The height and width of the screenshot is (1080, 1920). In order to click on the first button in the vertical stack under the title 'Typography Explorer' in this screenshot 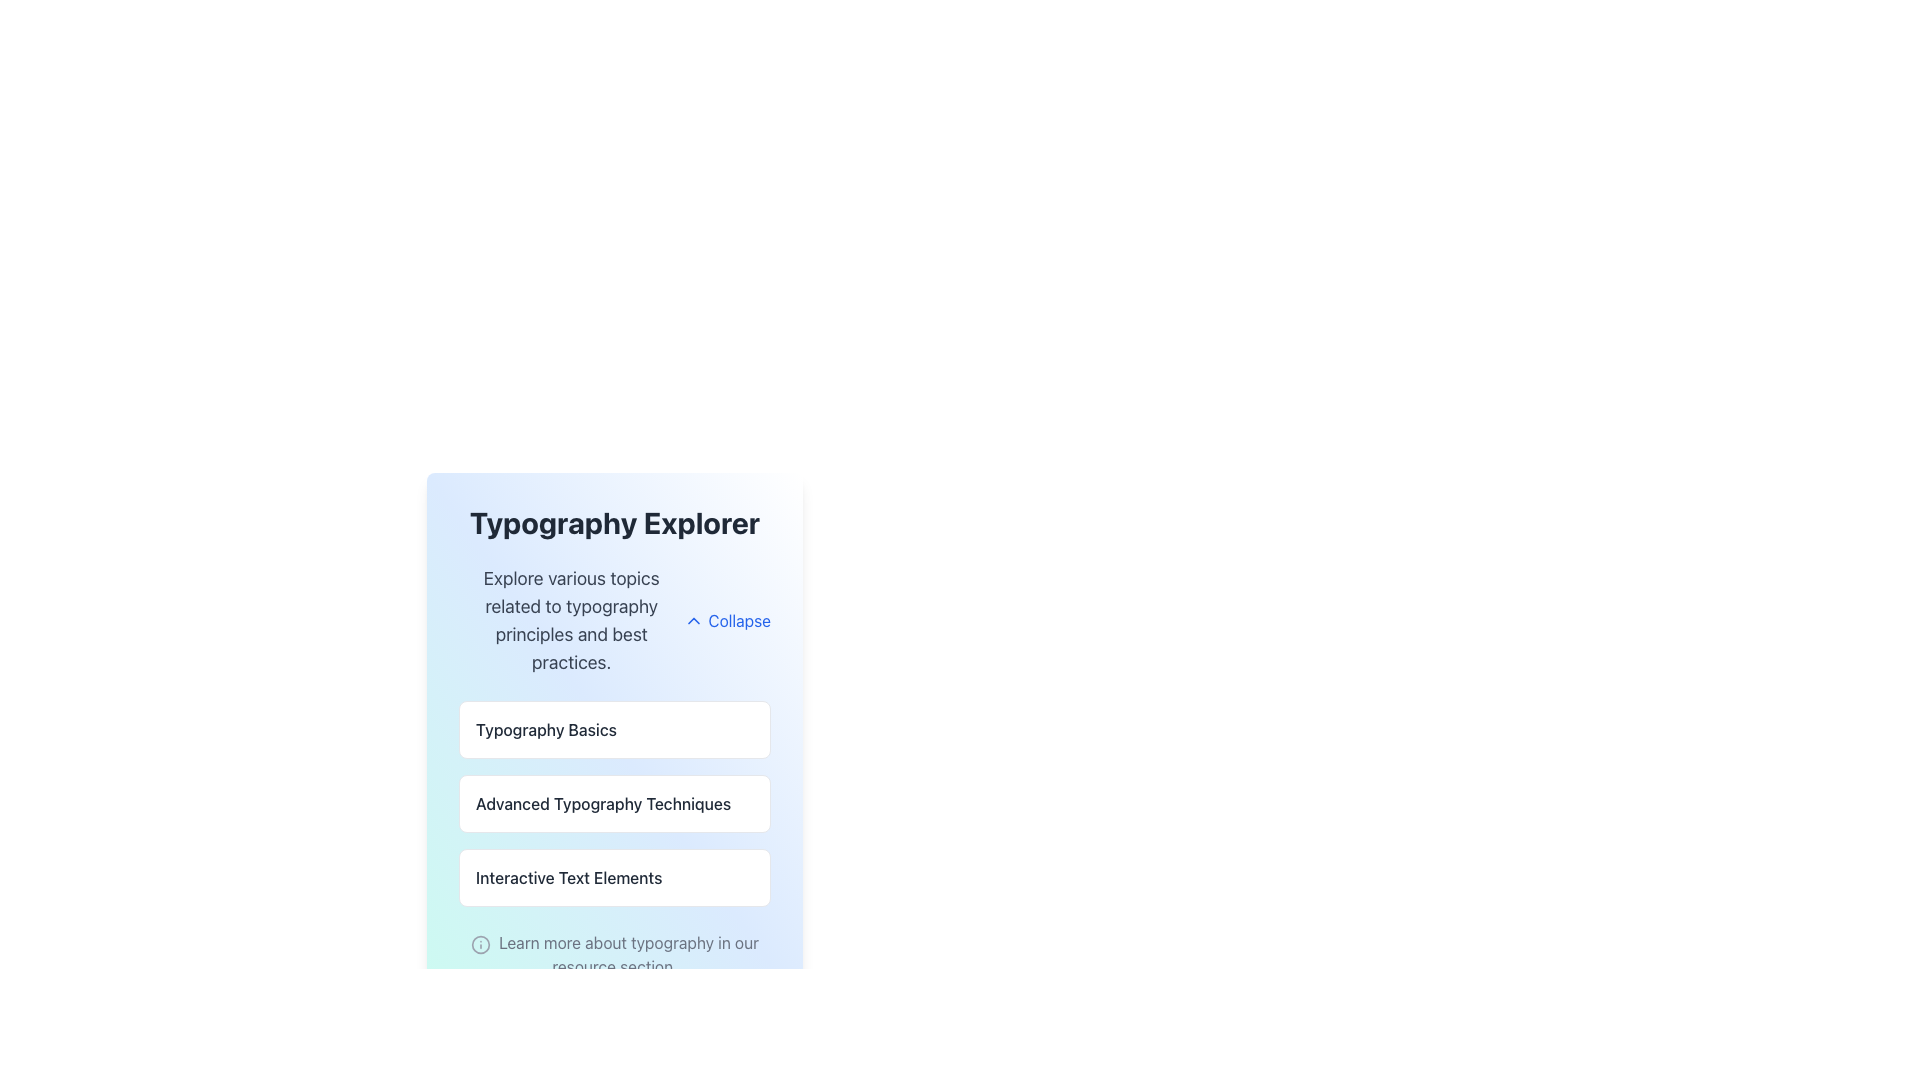, I will do `click(613, 741)`.